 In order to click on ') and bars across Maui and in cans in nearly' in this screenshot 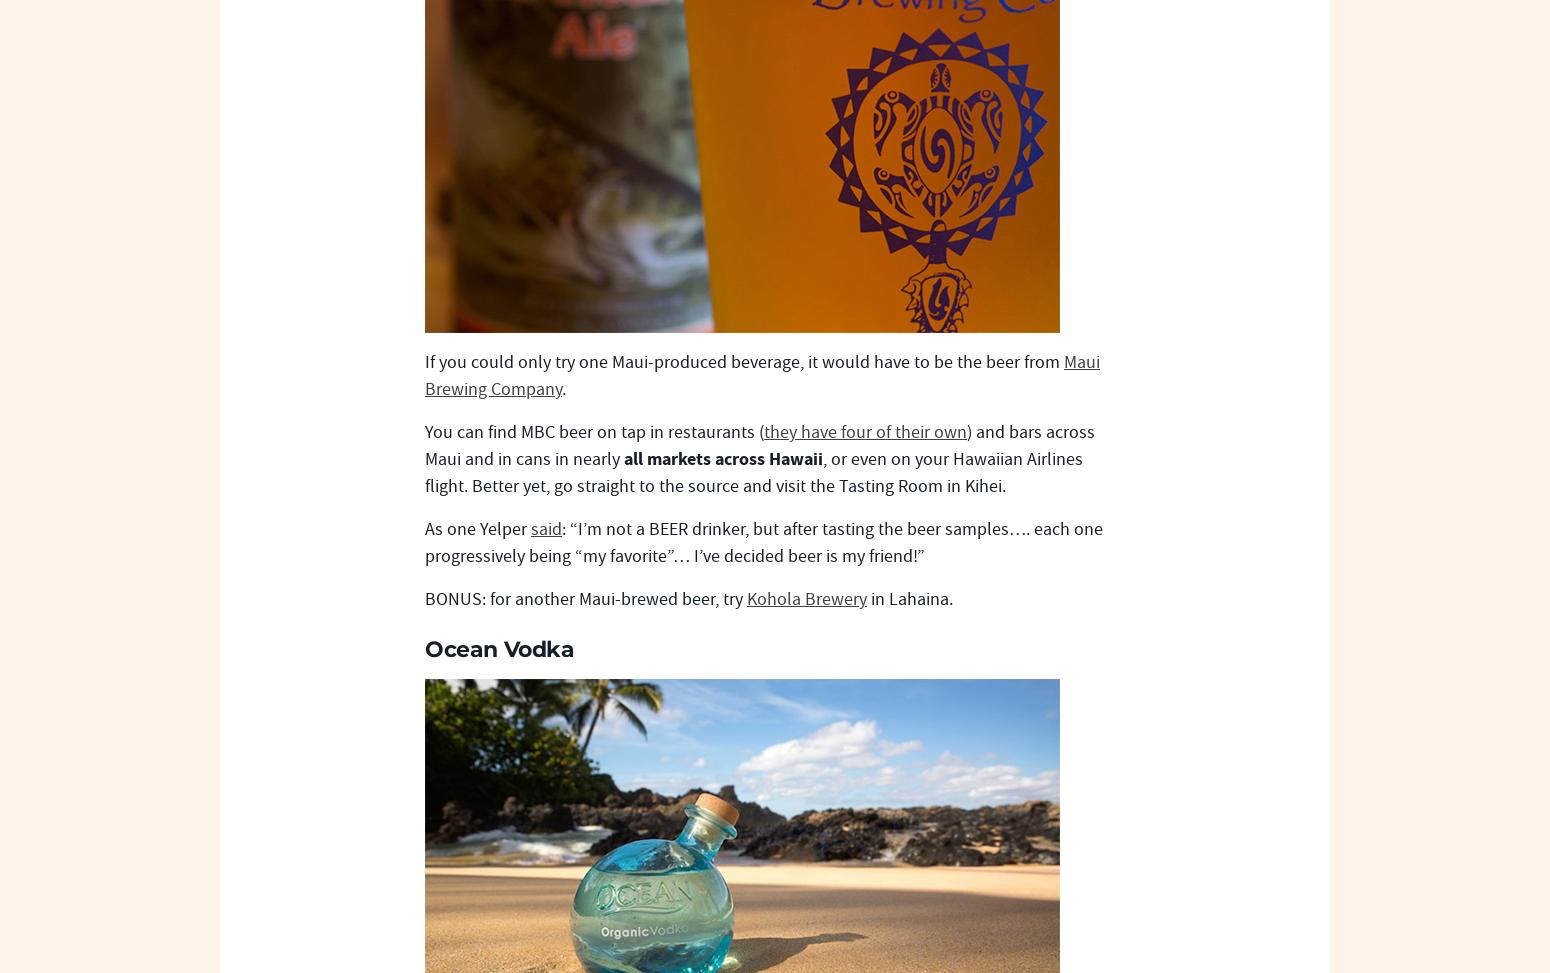, I will do `click(759, 446)`.